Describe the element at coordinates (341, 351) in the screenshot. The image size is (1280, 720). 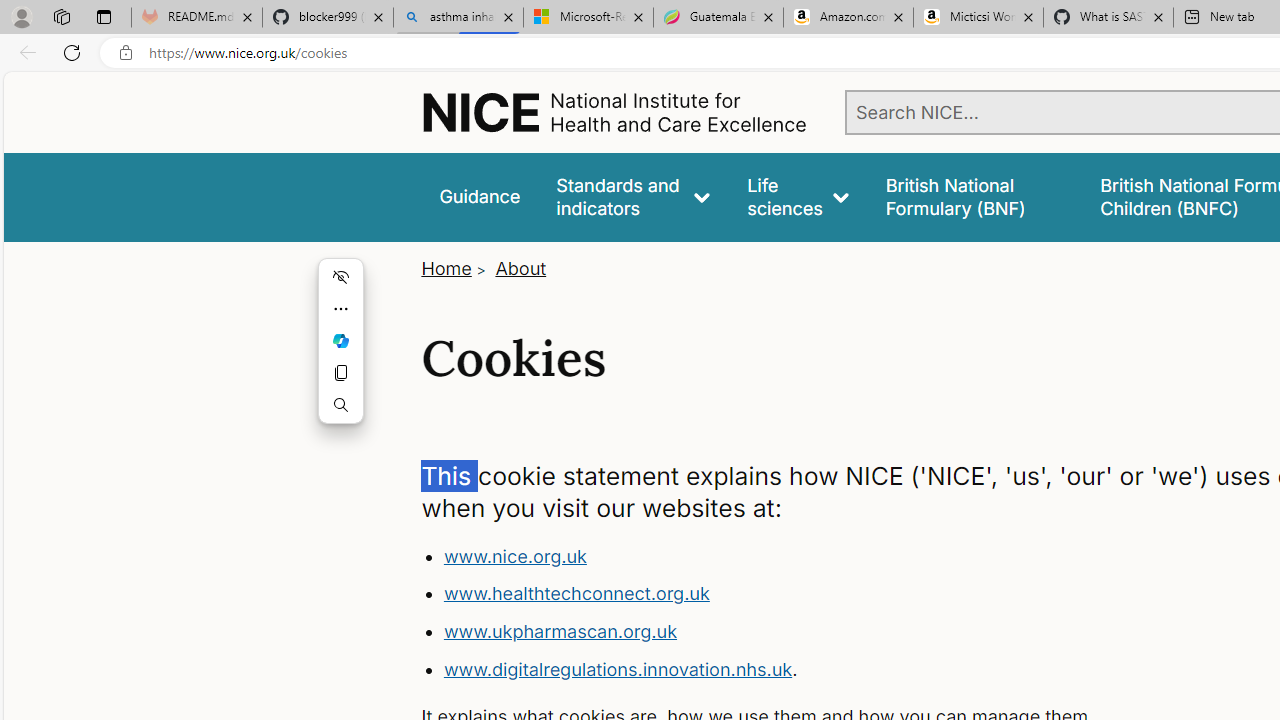
I see `'Mini menu on text selection'` at that location.